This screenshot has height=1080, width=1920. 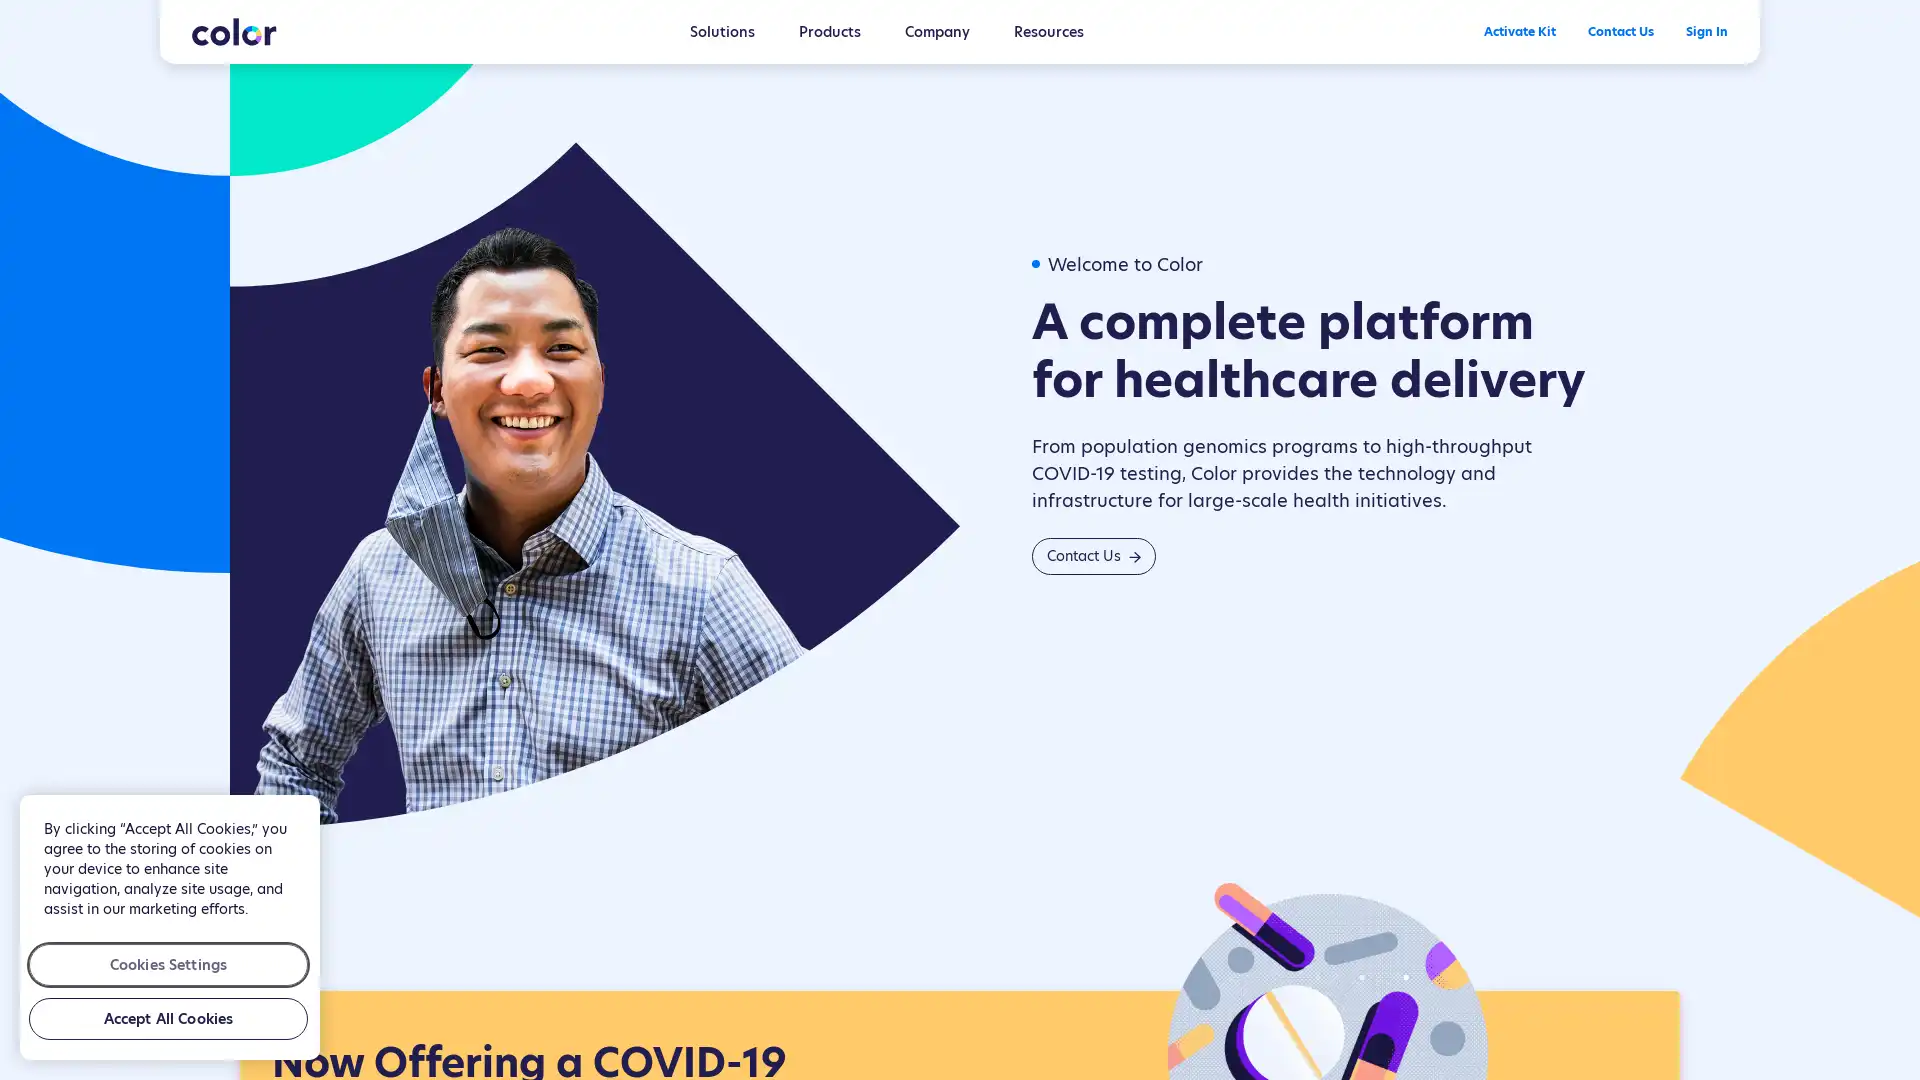 I want to click on Cookies Settings, so click(x=168, y=963).